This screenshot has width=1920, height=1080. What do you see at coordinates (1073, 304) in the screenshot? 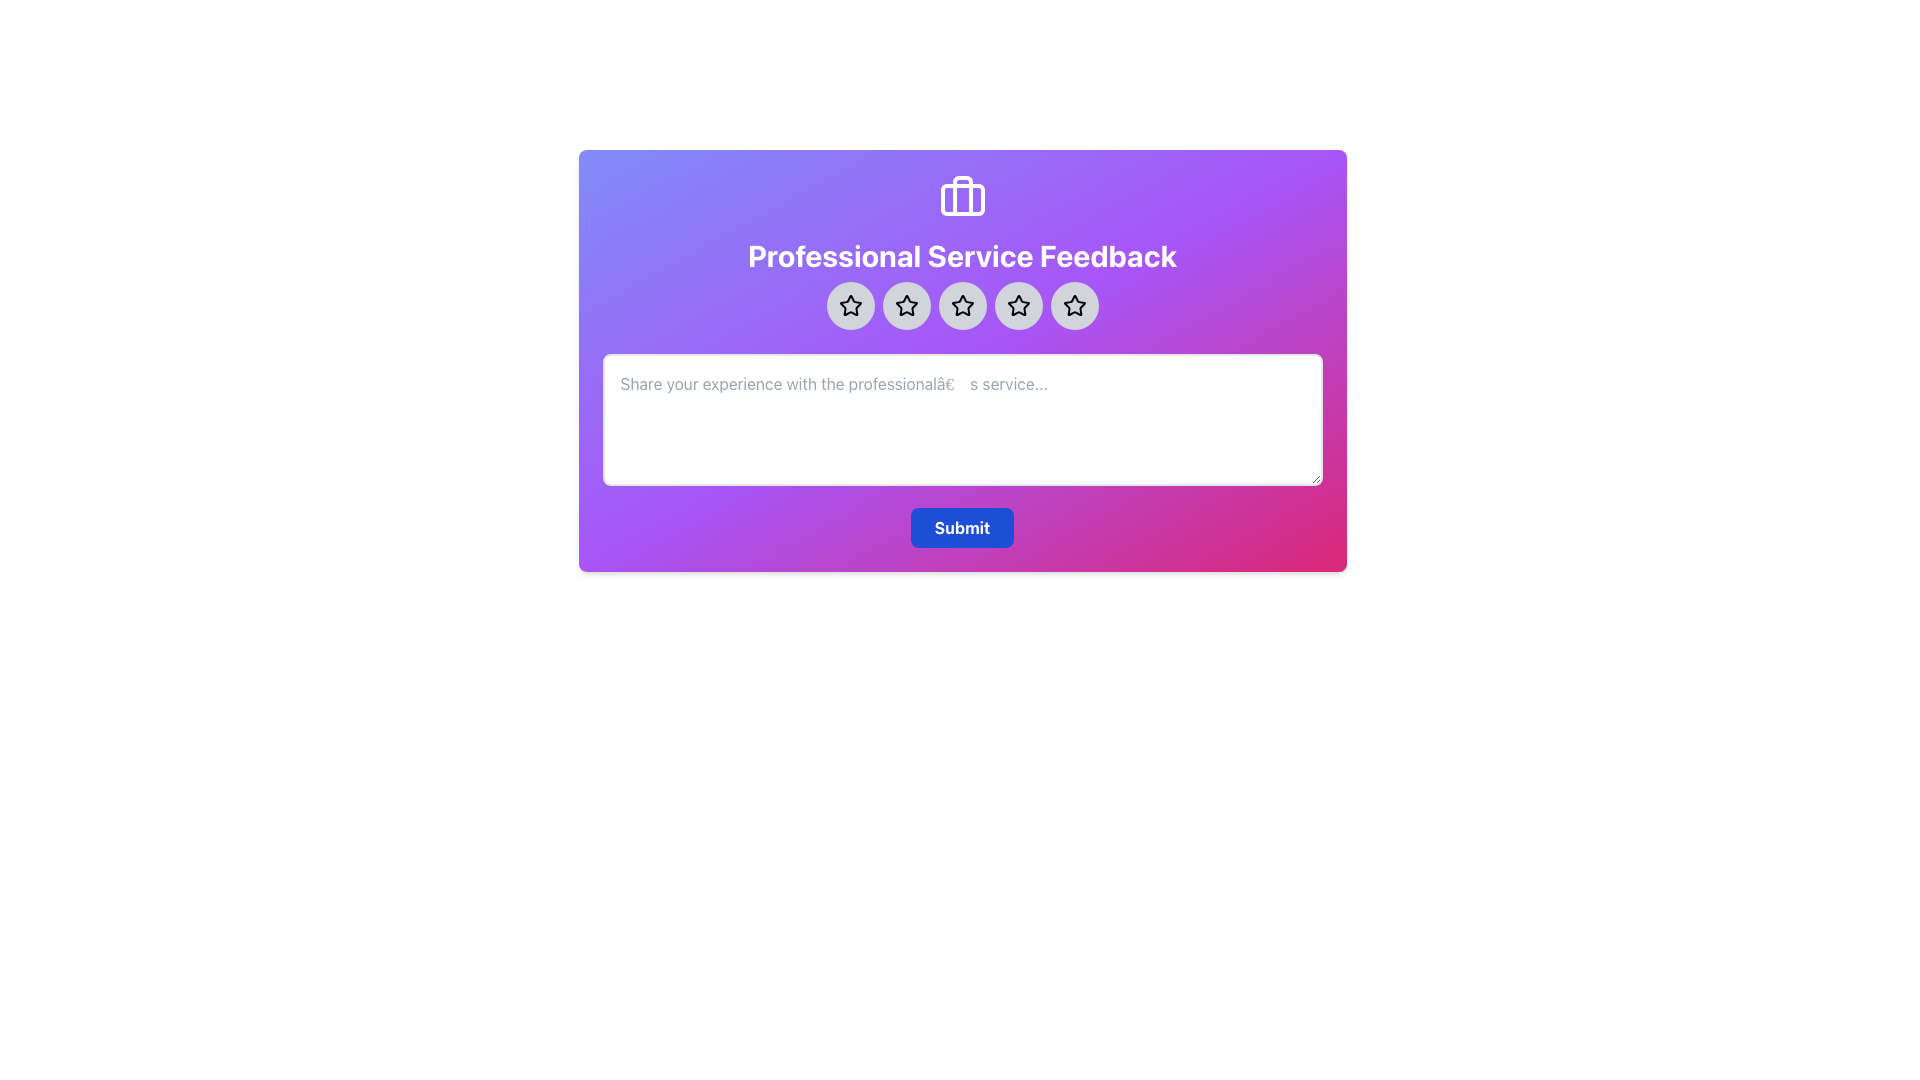
I see `the right-most star icon in the horizontal sequence of five star icons` at bounding box center [1073, 304].